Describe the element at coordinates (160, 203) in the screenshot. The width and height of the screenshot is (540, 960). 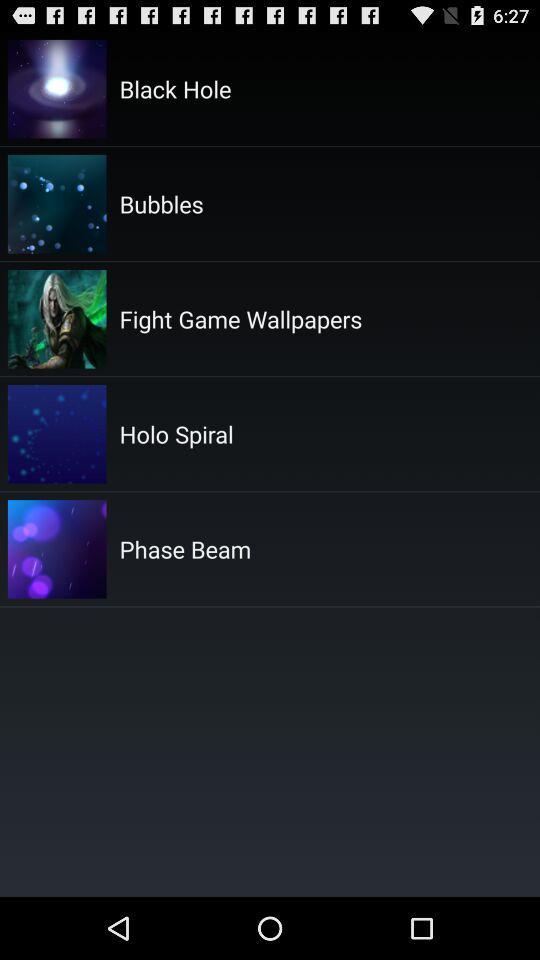
I see `the item below black hole` at that location.